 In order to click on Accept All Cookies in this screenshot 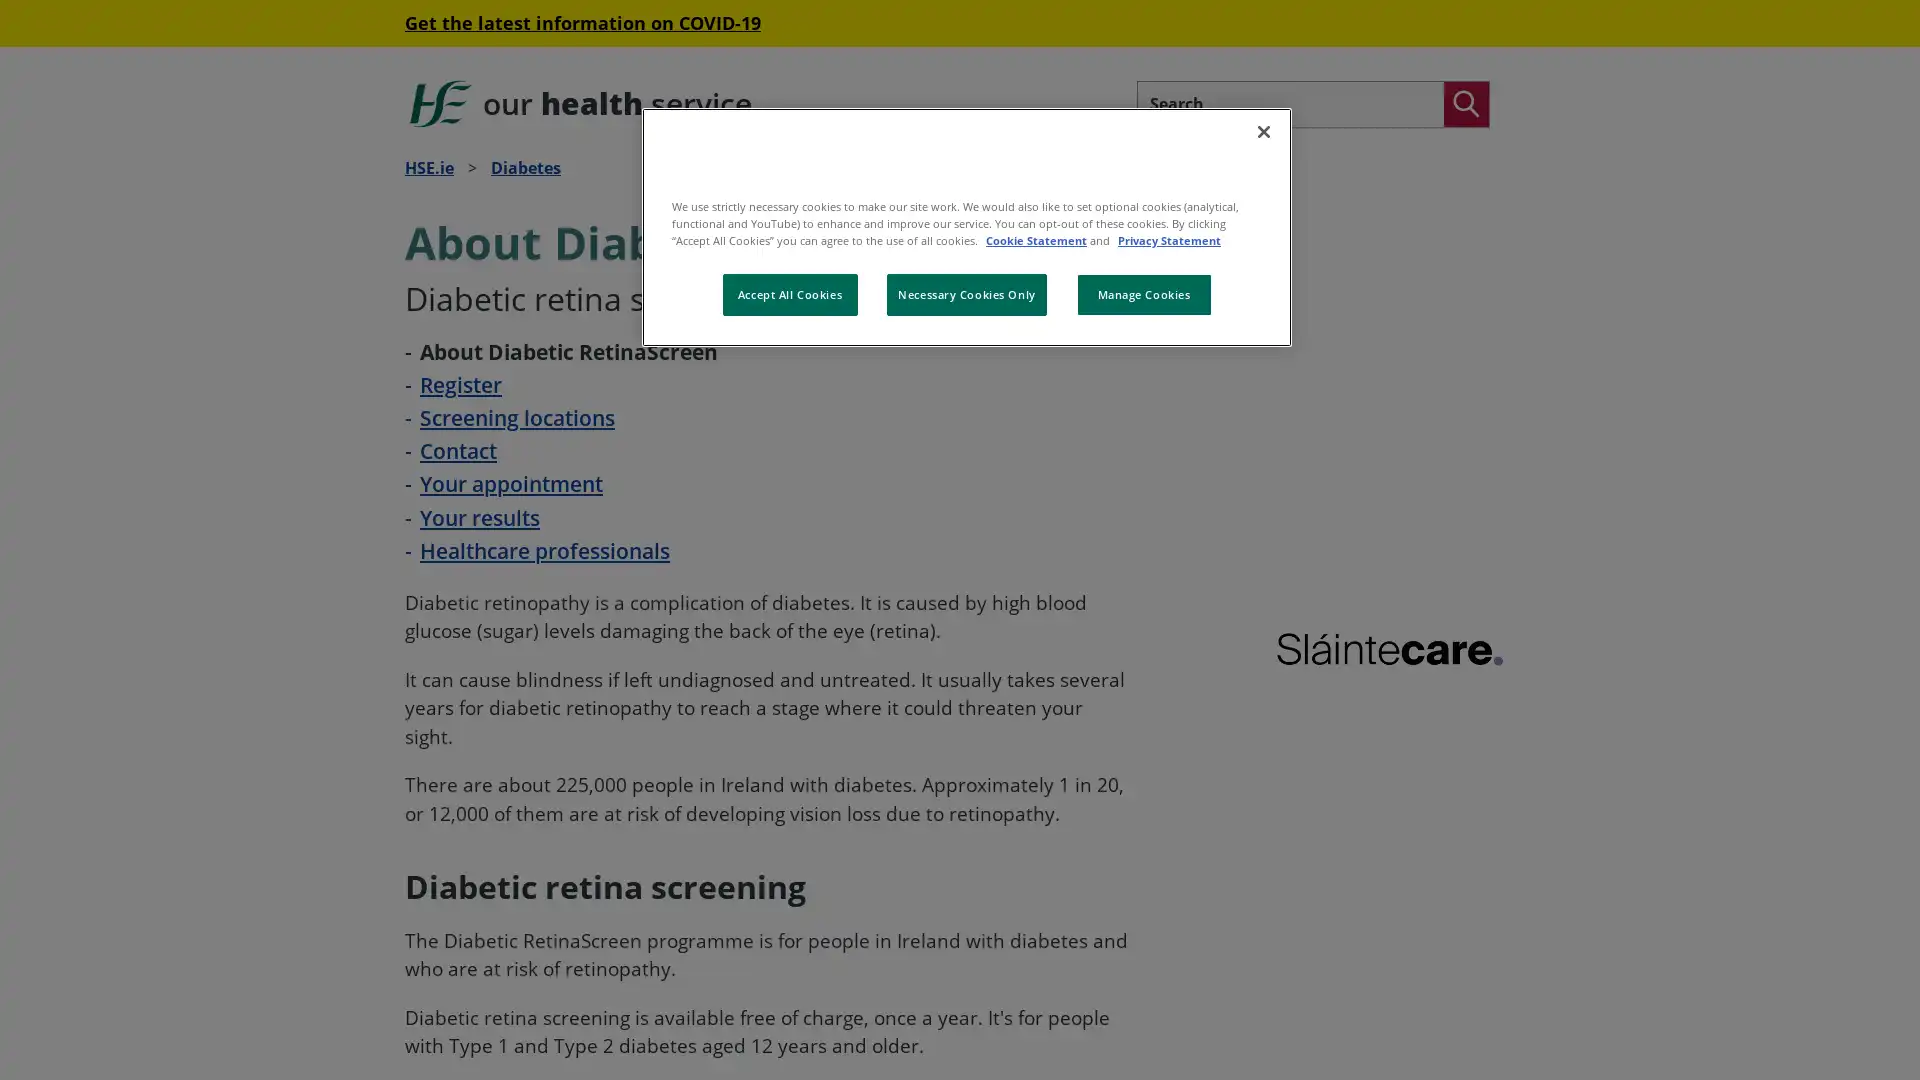, I will do `click(788, 294)`.